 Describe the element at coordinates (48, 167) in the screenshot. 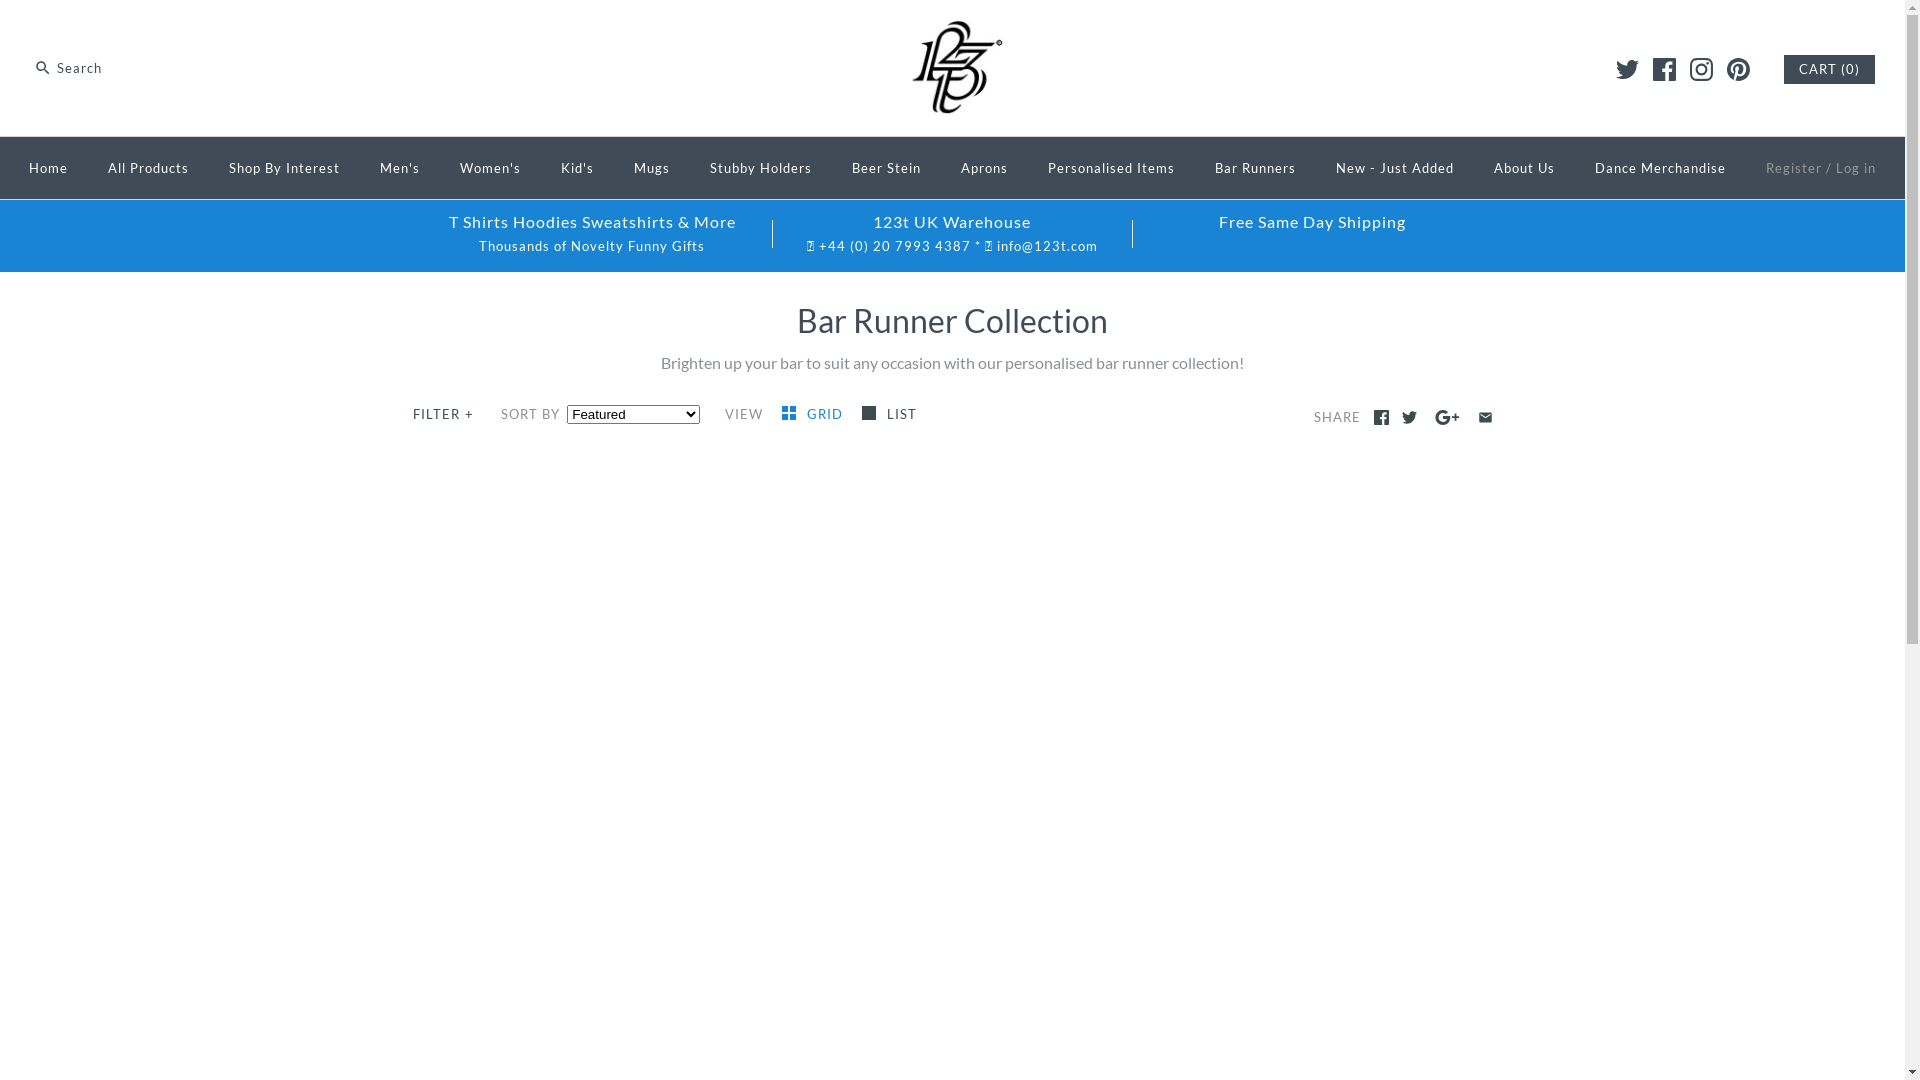

I see `'Home'` at that location.